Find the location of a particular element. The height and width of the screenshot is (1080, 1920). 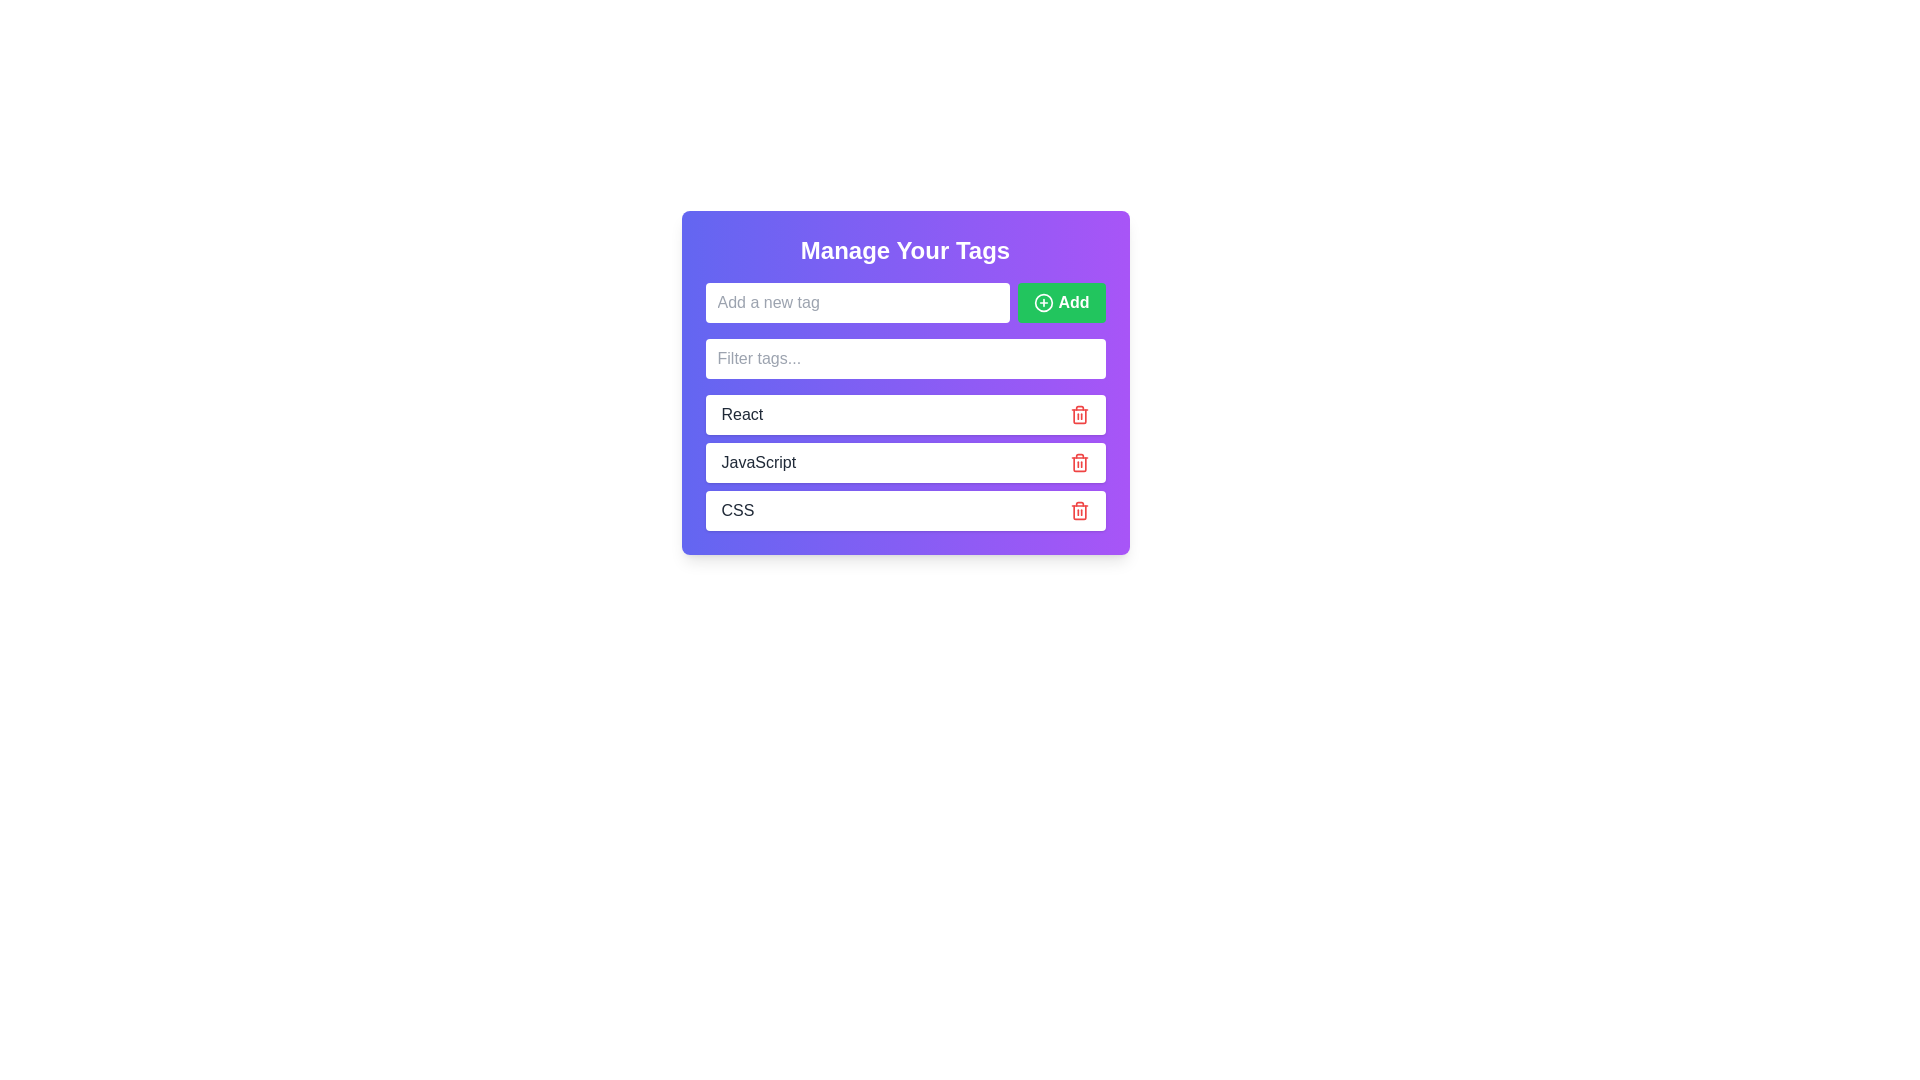

the icon within the 'Add' button, which symbolizes the action of adding a new item is located at coordinates (1043, 303).